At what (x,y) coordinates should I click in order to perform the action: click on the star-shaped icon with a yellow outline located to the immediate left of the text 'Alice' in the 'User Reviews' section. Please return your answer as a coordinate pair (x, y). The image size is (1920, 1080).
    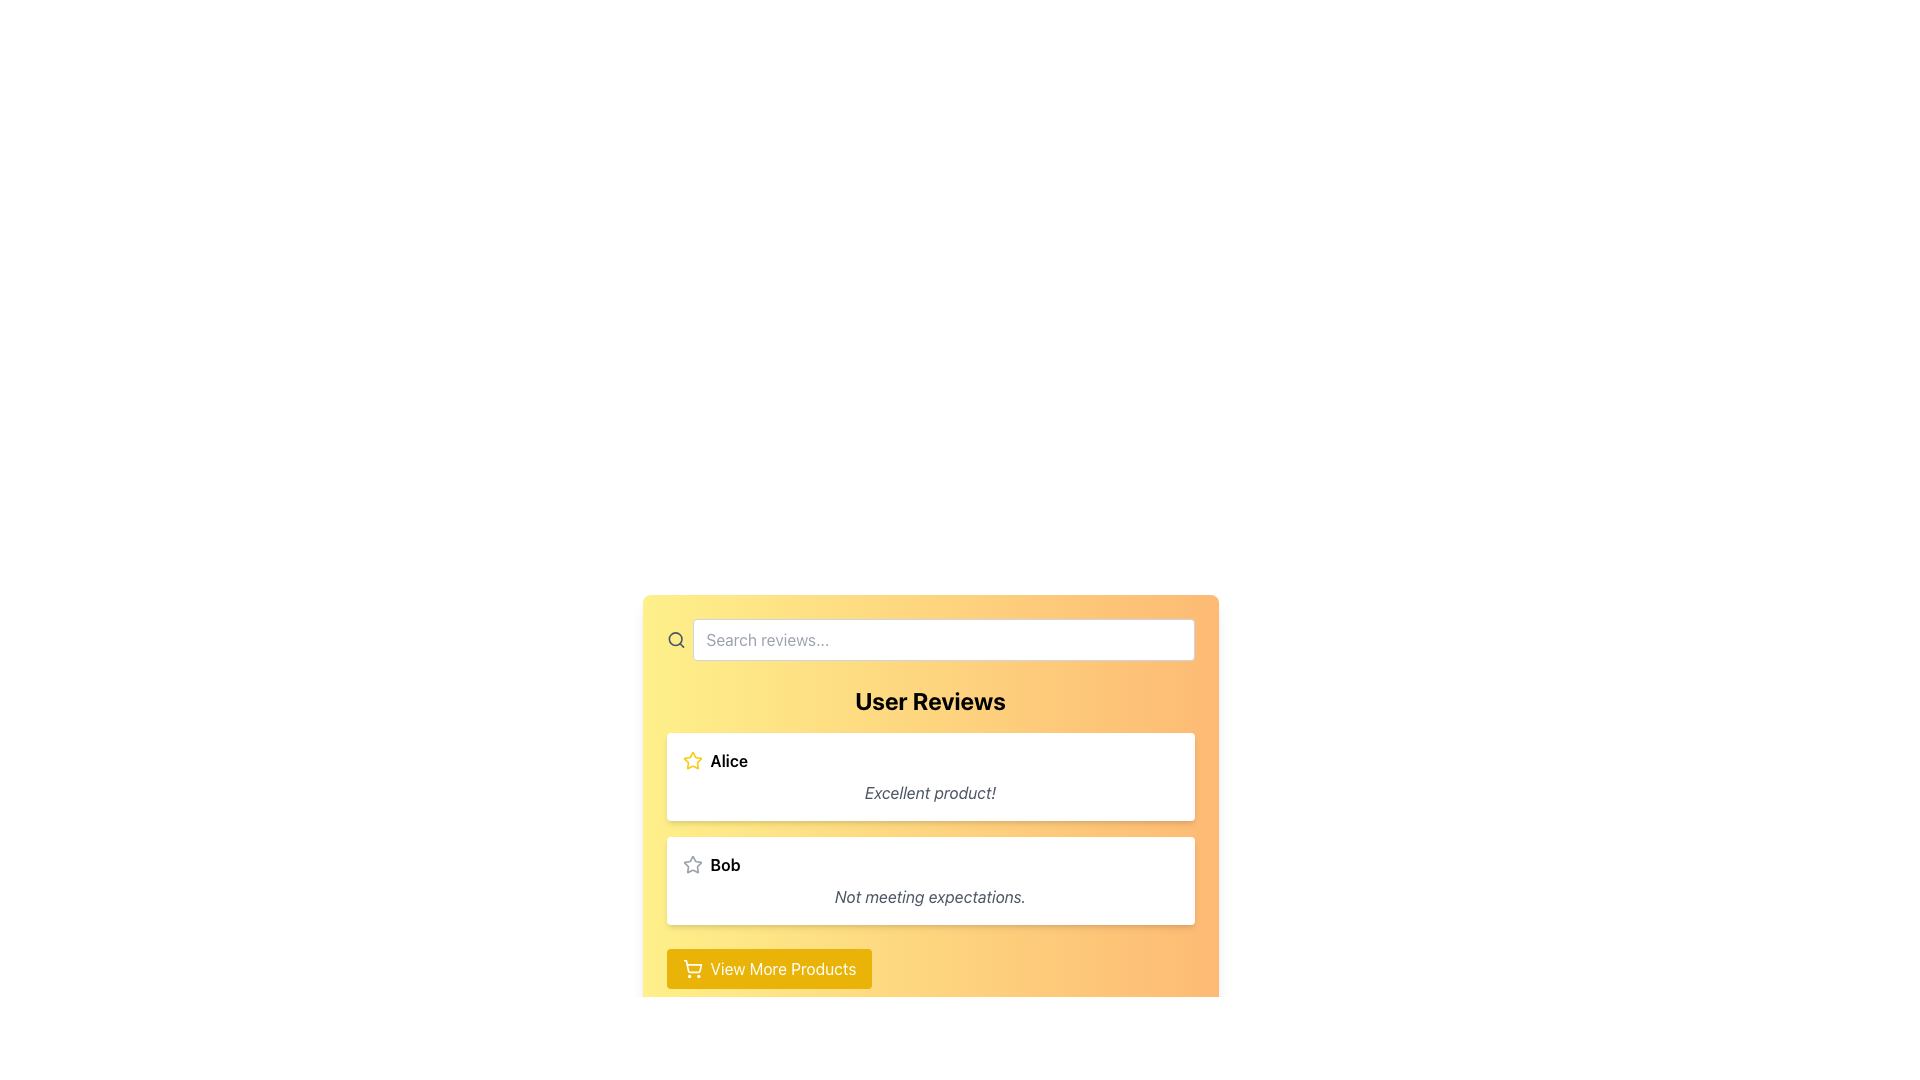
    Looking at the image, I should click on (692, 760).